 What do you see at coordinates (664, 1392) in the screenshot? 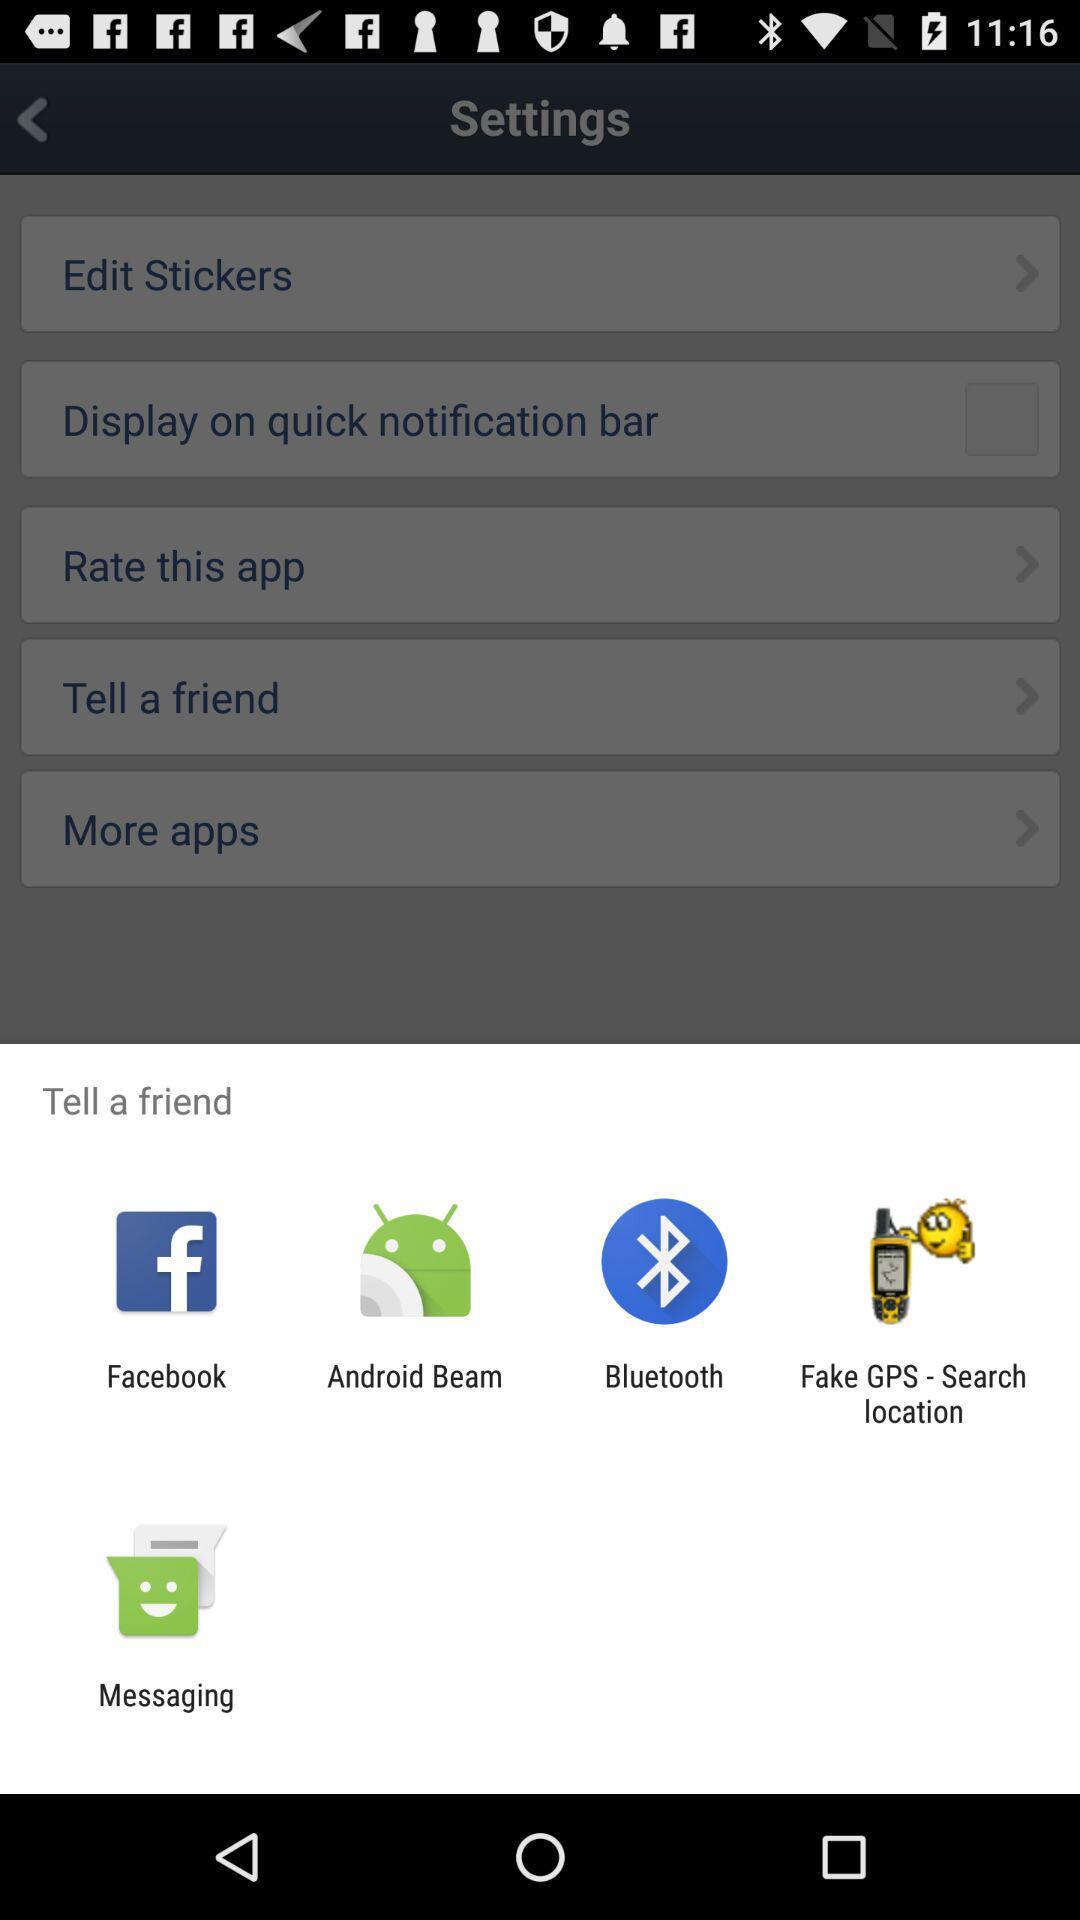
I see `the app next to the android beam app` at bounding box center [664, 1392].